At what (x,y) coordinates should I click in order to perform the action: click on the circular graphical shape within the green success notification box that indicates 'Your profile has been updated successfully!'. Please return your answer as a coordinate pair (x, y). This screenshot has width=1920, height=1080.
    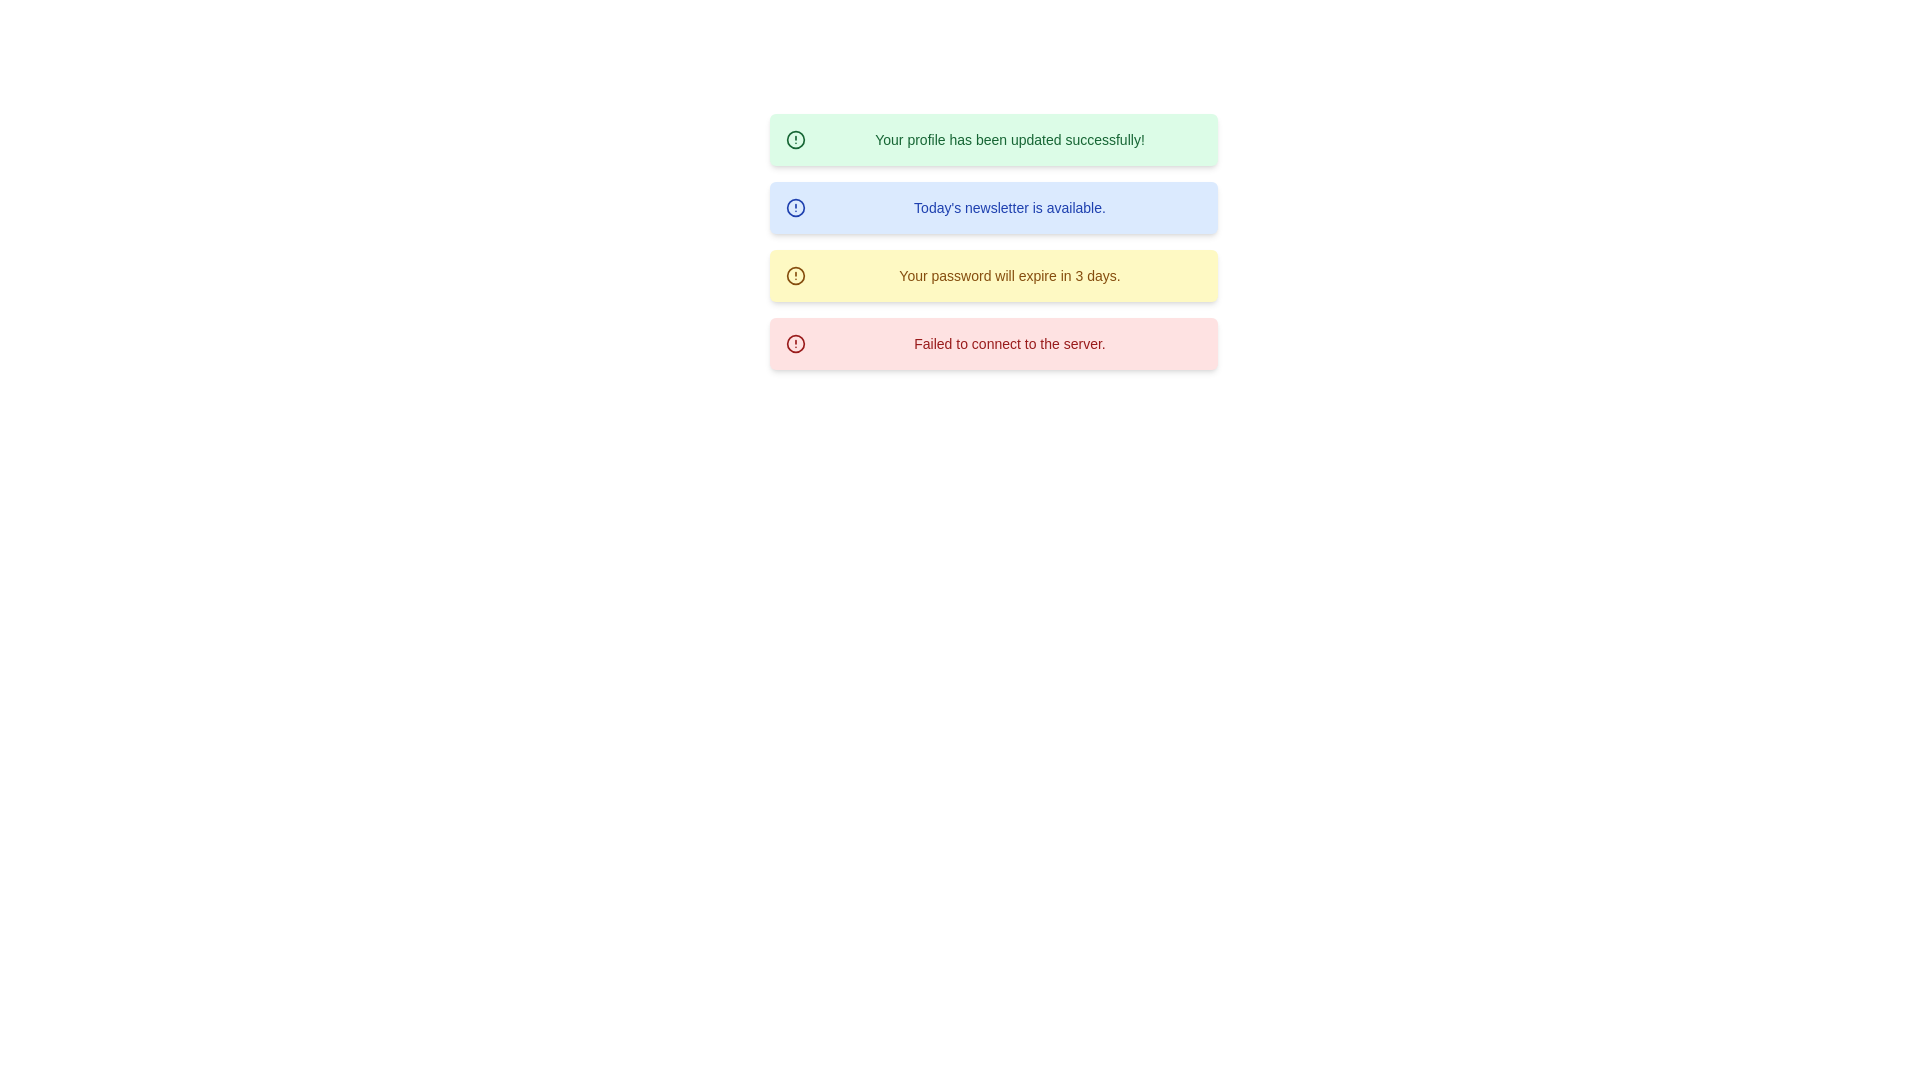
    Looking at the image, I should click on (795, 138).